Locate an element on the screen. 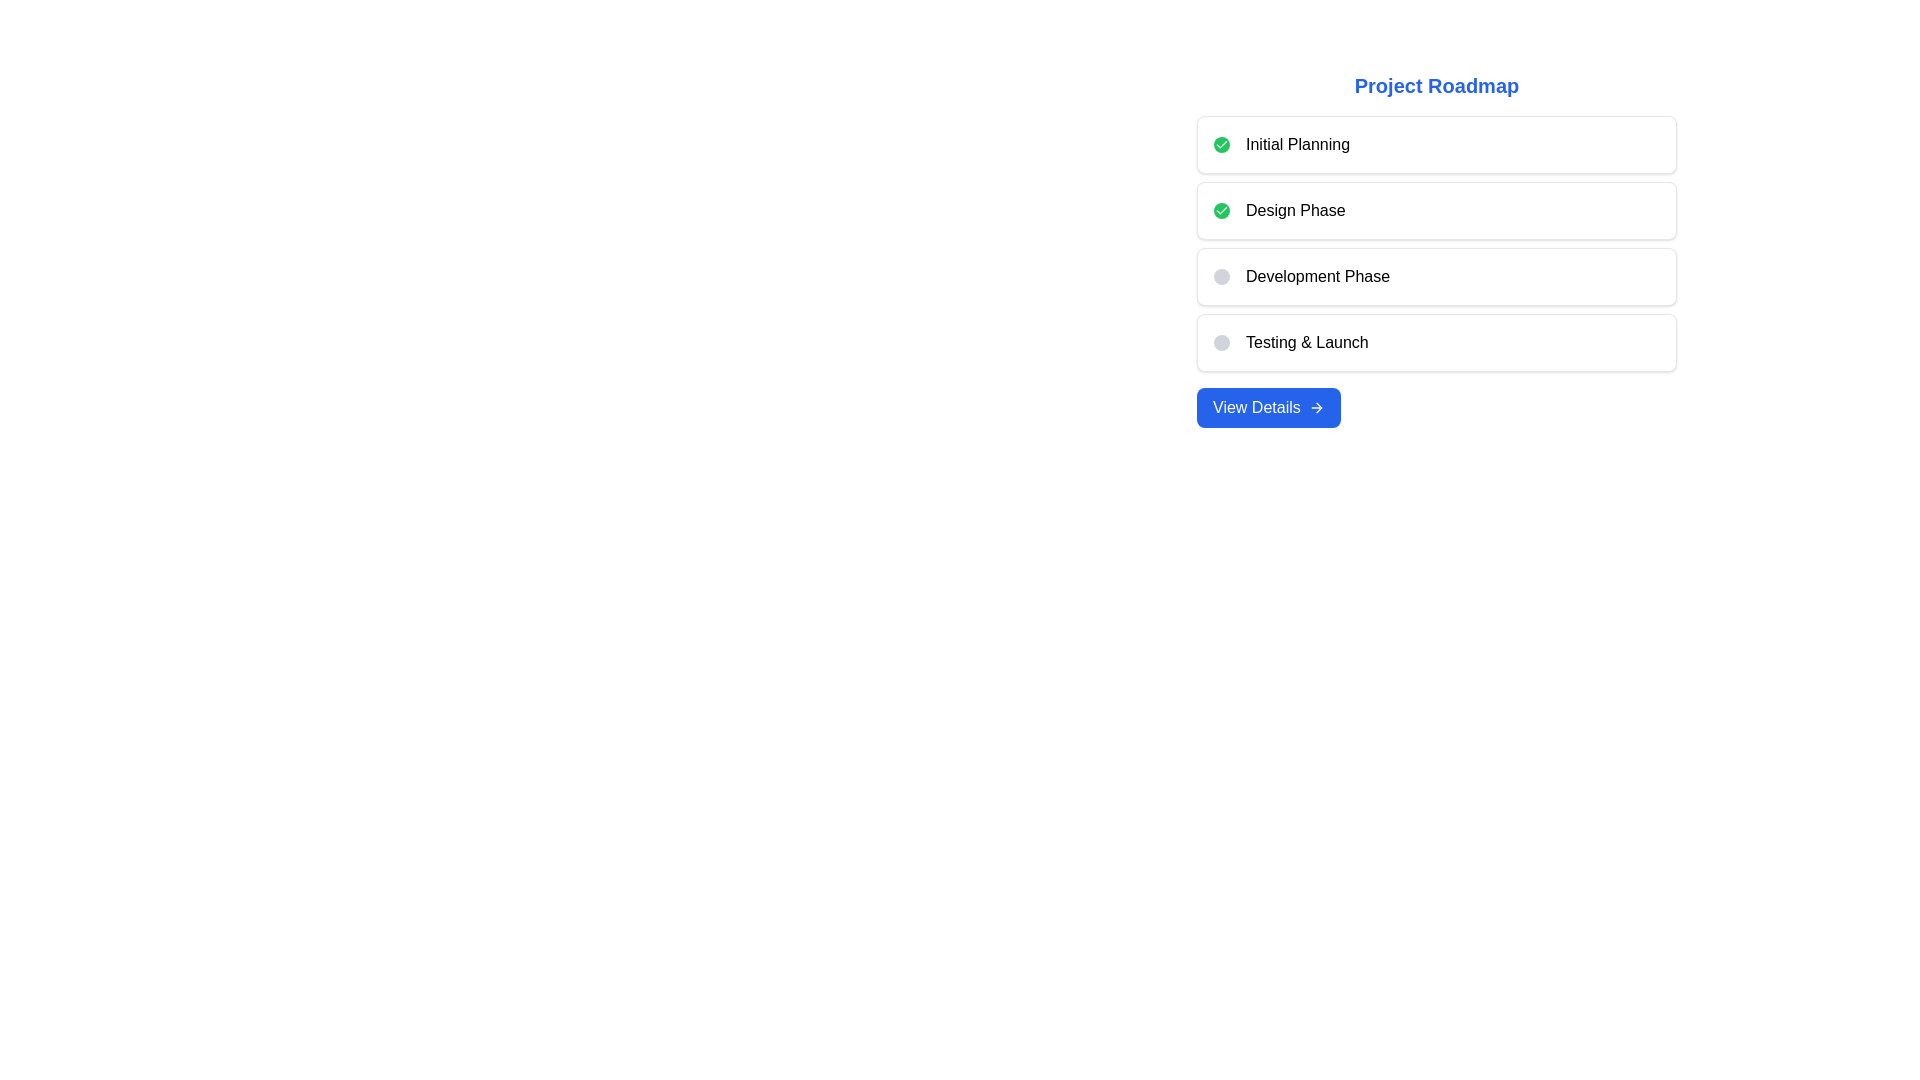  the small right arrow icon, which is part of an SVG graphic located near the 'View Details' button in the lower portion of the page is located at coordinates (1319, 407).